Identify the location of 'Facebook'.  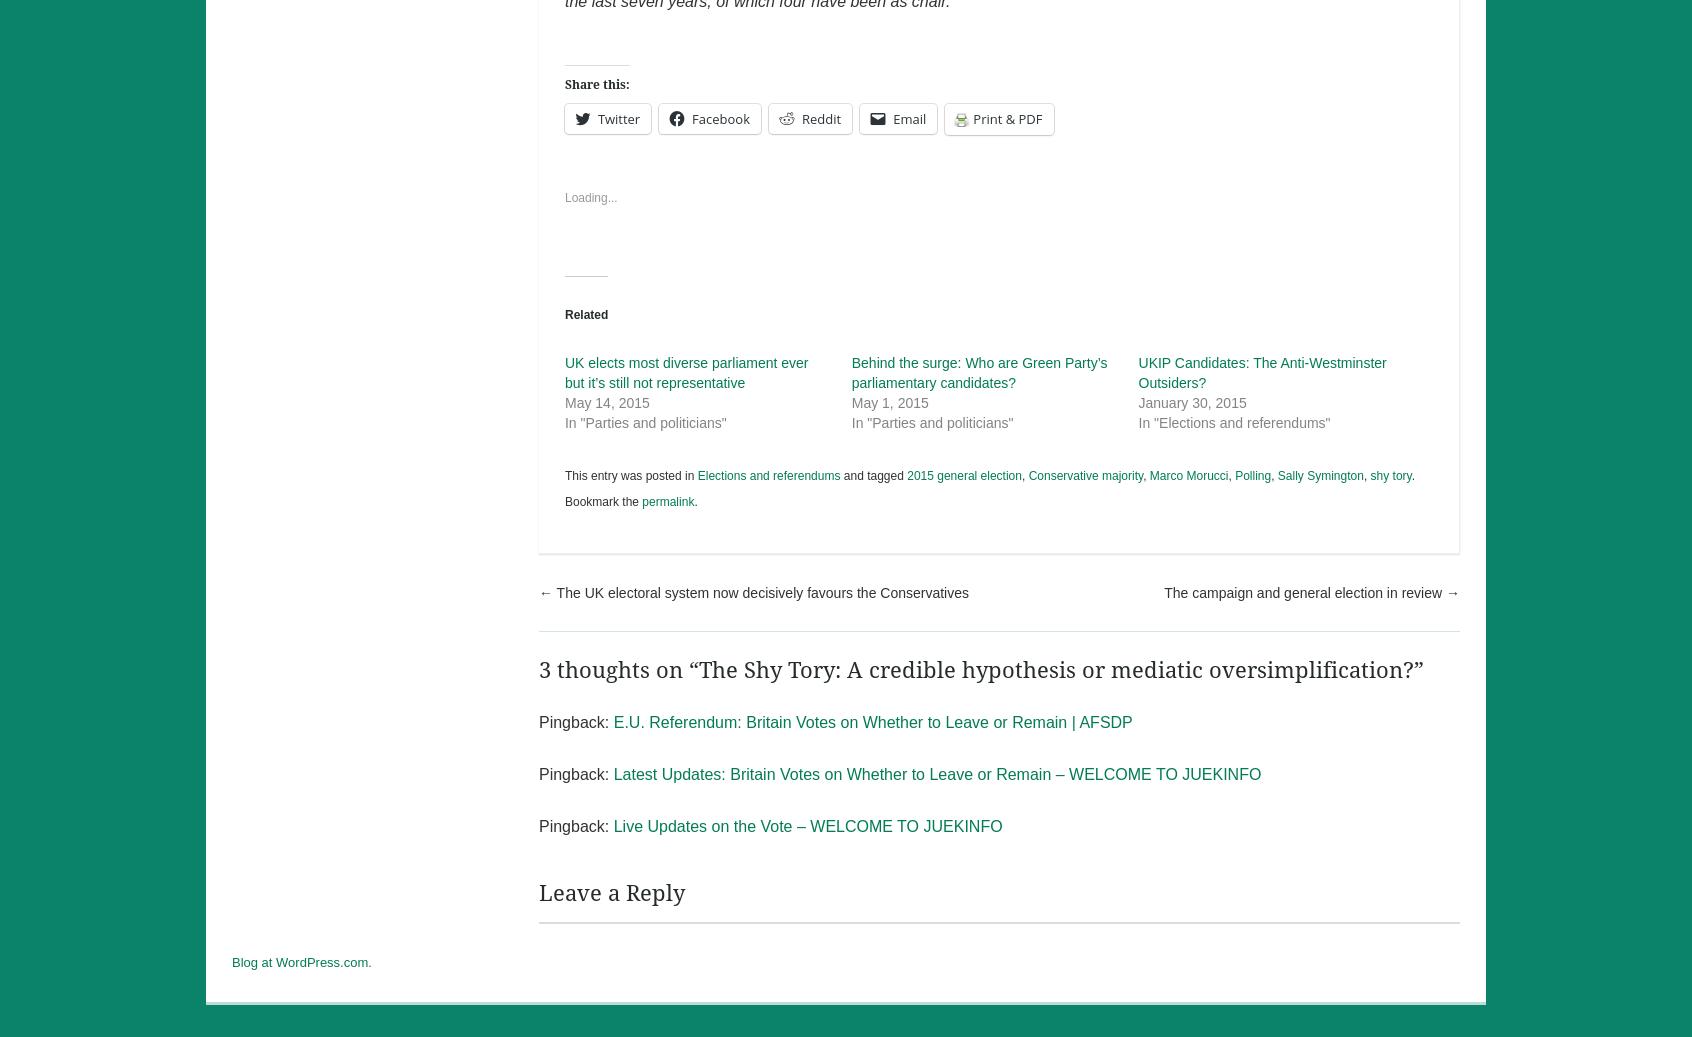
(692, 118).